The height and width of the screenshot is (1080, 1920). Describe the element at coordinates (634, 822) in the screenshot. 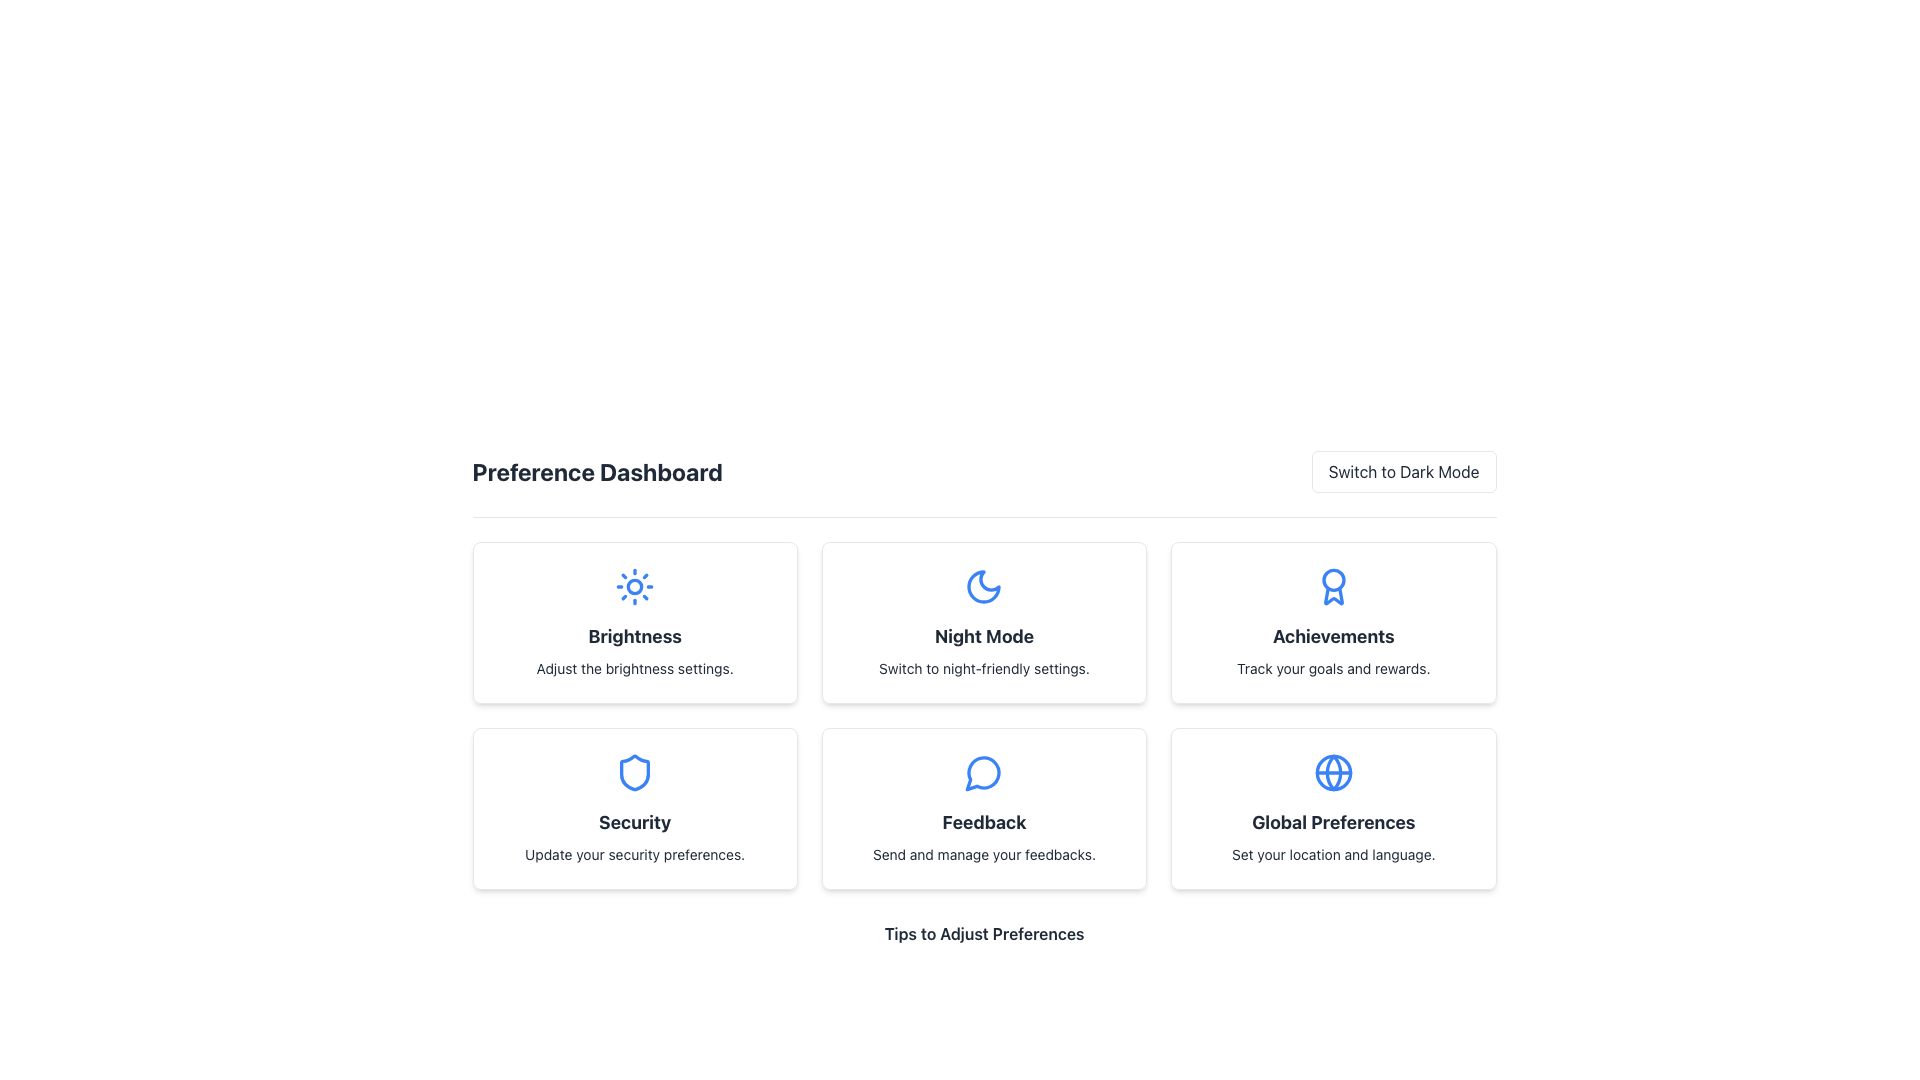

I see `the 'Security' label element, which serves as a title indicating the subject of the card in the second column of the second row of the preference grid layout` at that location.